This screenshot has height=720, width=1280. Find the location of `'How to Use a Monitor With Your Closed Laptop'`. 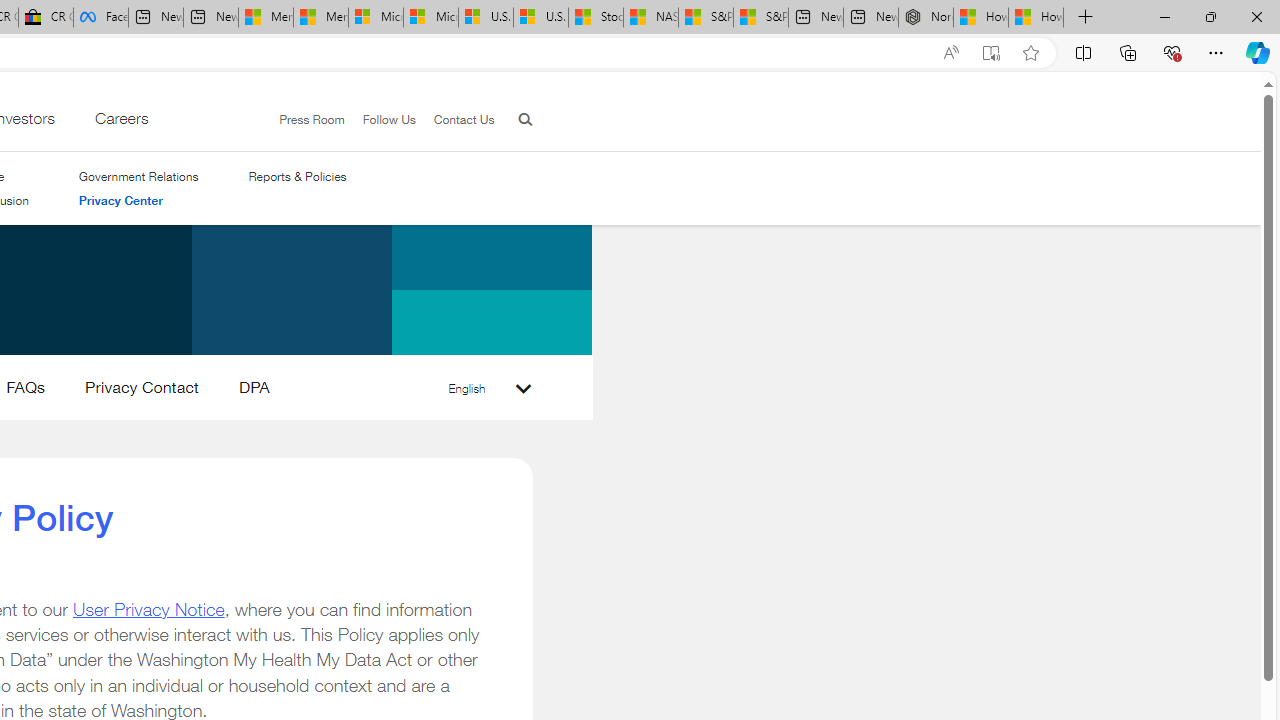

'How to Use a Monitor With Your Closed Laptop' is located at coordinates (1036, 17).